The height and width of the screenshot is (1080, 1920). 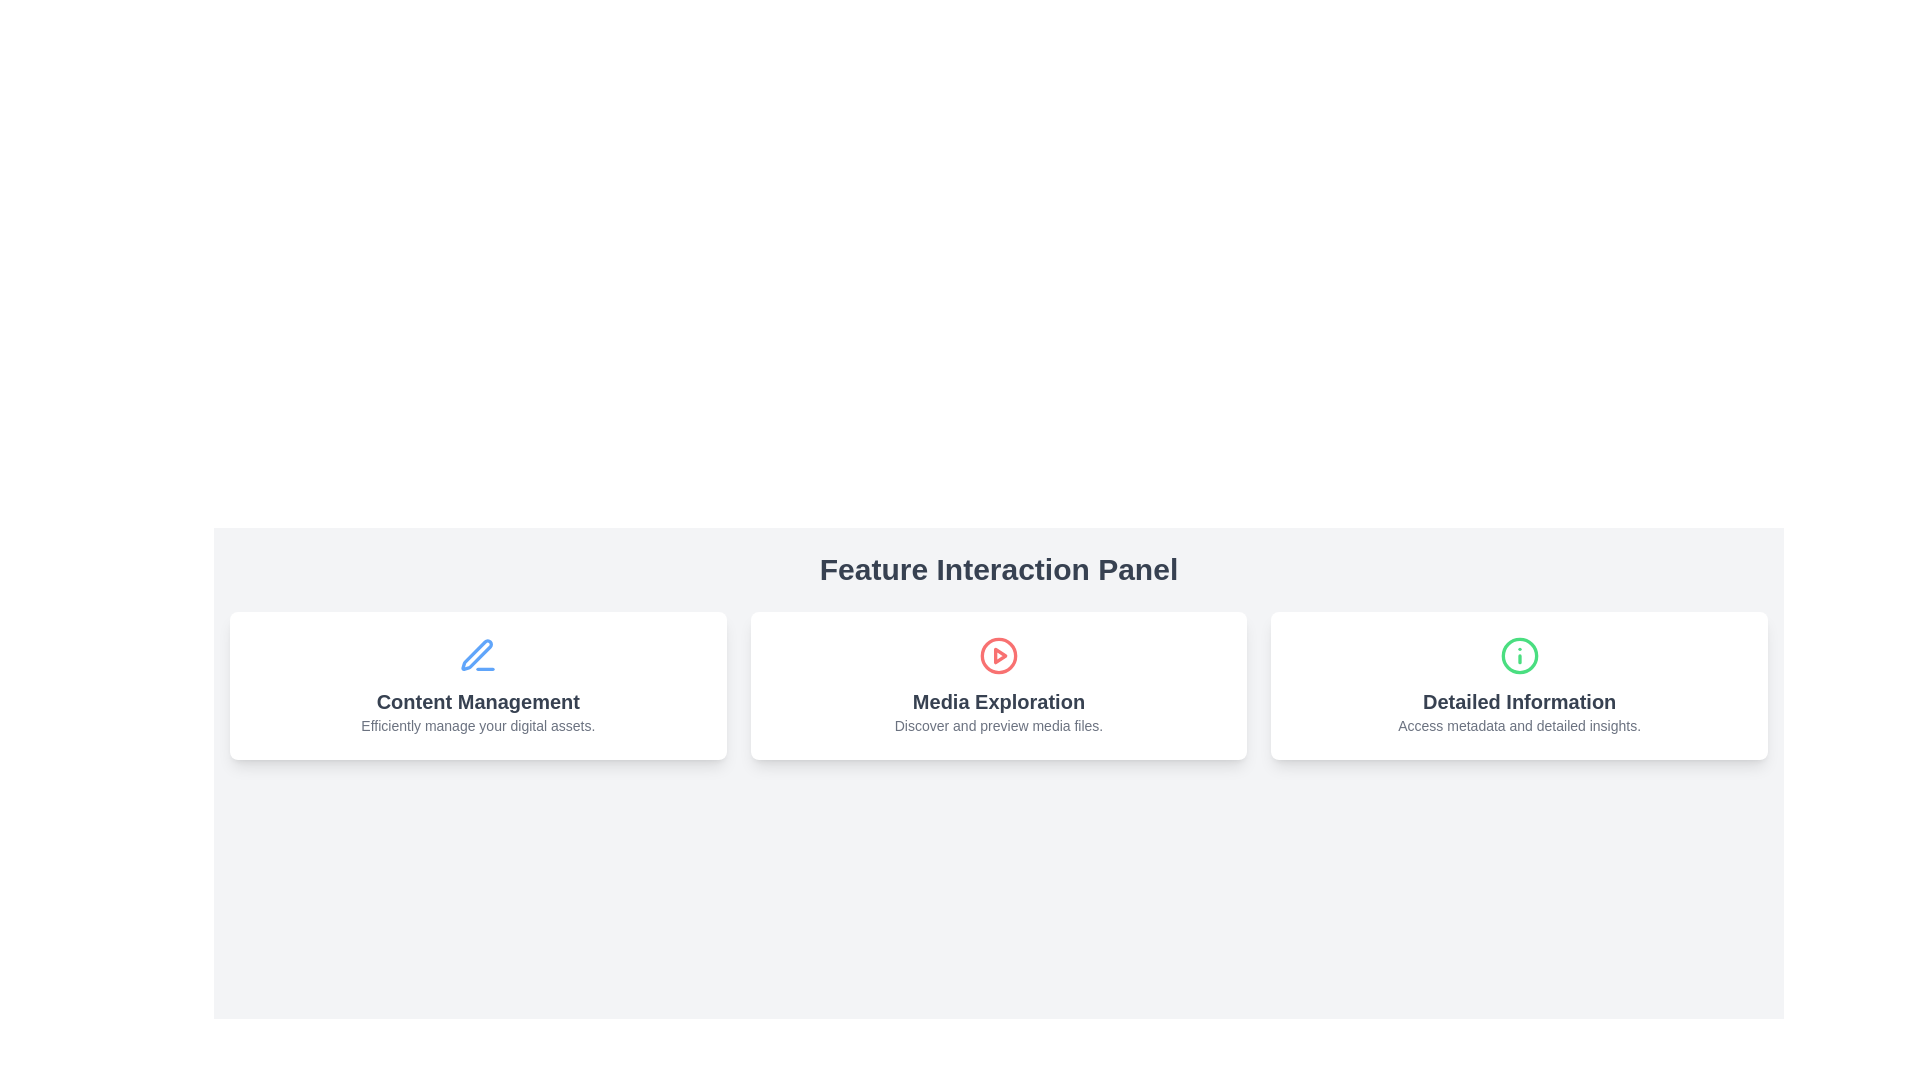 What do you see at coordinates (1519, 701) in the screenshot?
I see `the text label that serves as a title for the rightmost card in a row of three cards` at bounding box center [1519, 701].